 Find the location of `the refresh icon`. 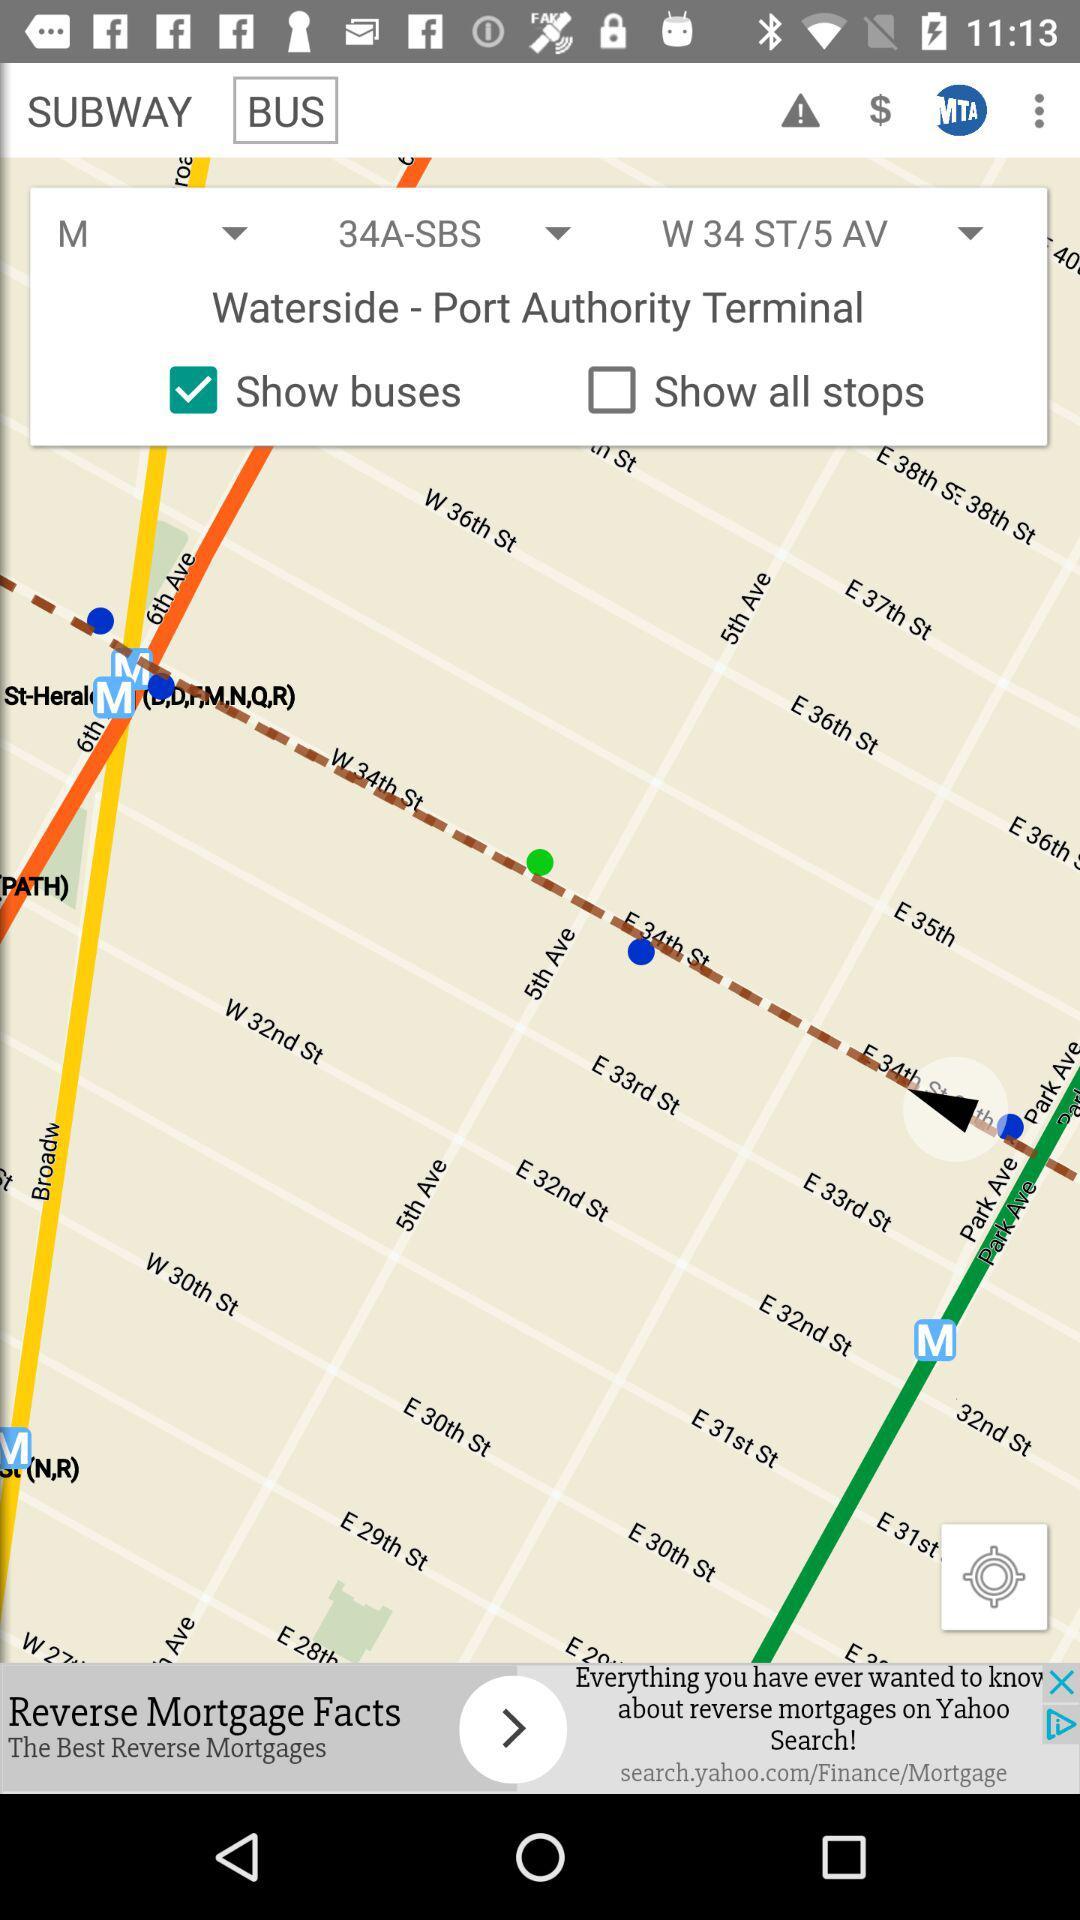

the refresh icon is located at coordinates (880, 109).